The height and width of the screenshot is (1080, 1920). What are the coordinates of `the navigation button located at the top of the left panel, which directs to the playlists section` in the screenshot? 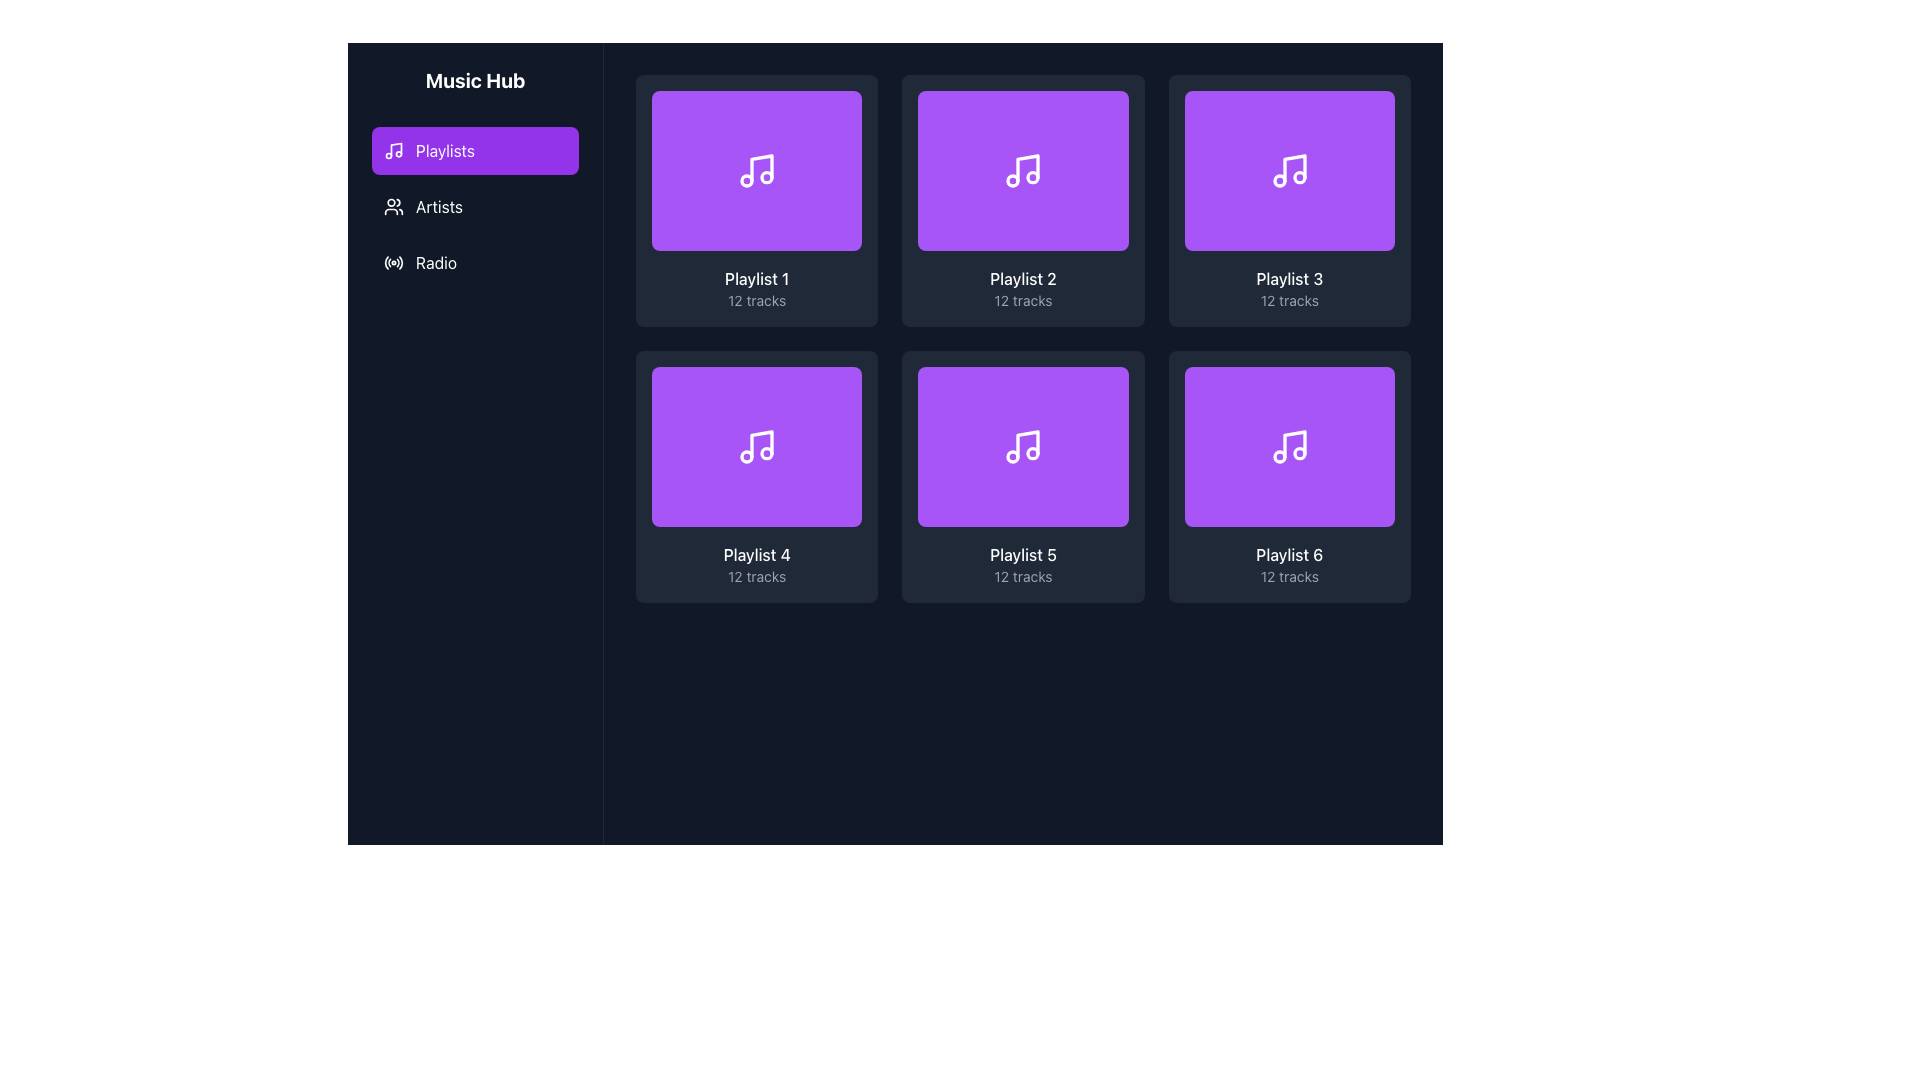 It's located at (474, 149).